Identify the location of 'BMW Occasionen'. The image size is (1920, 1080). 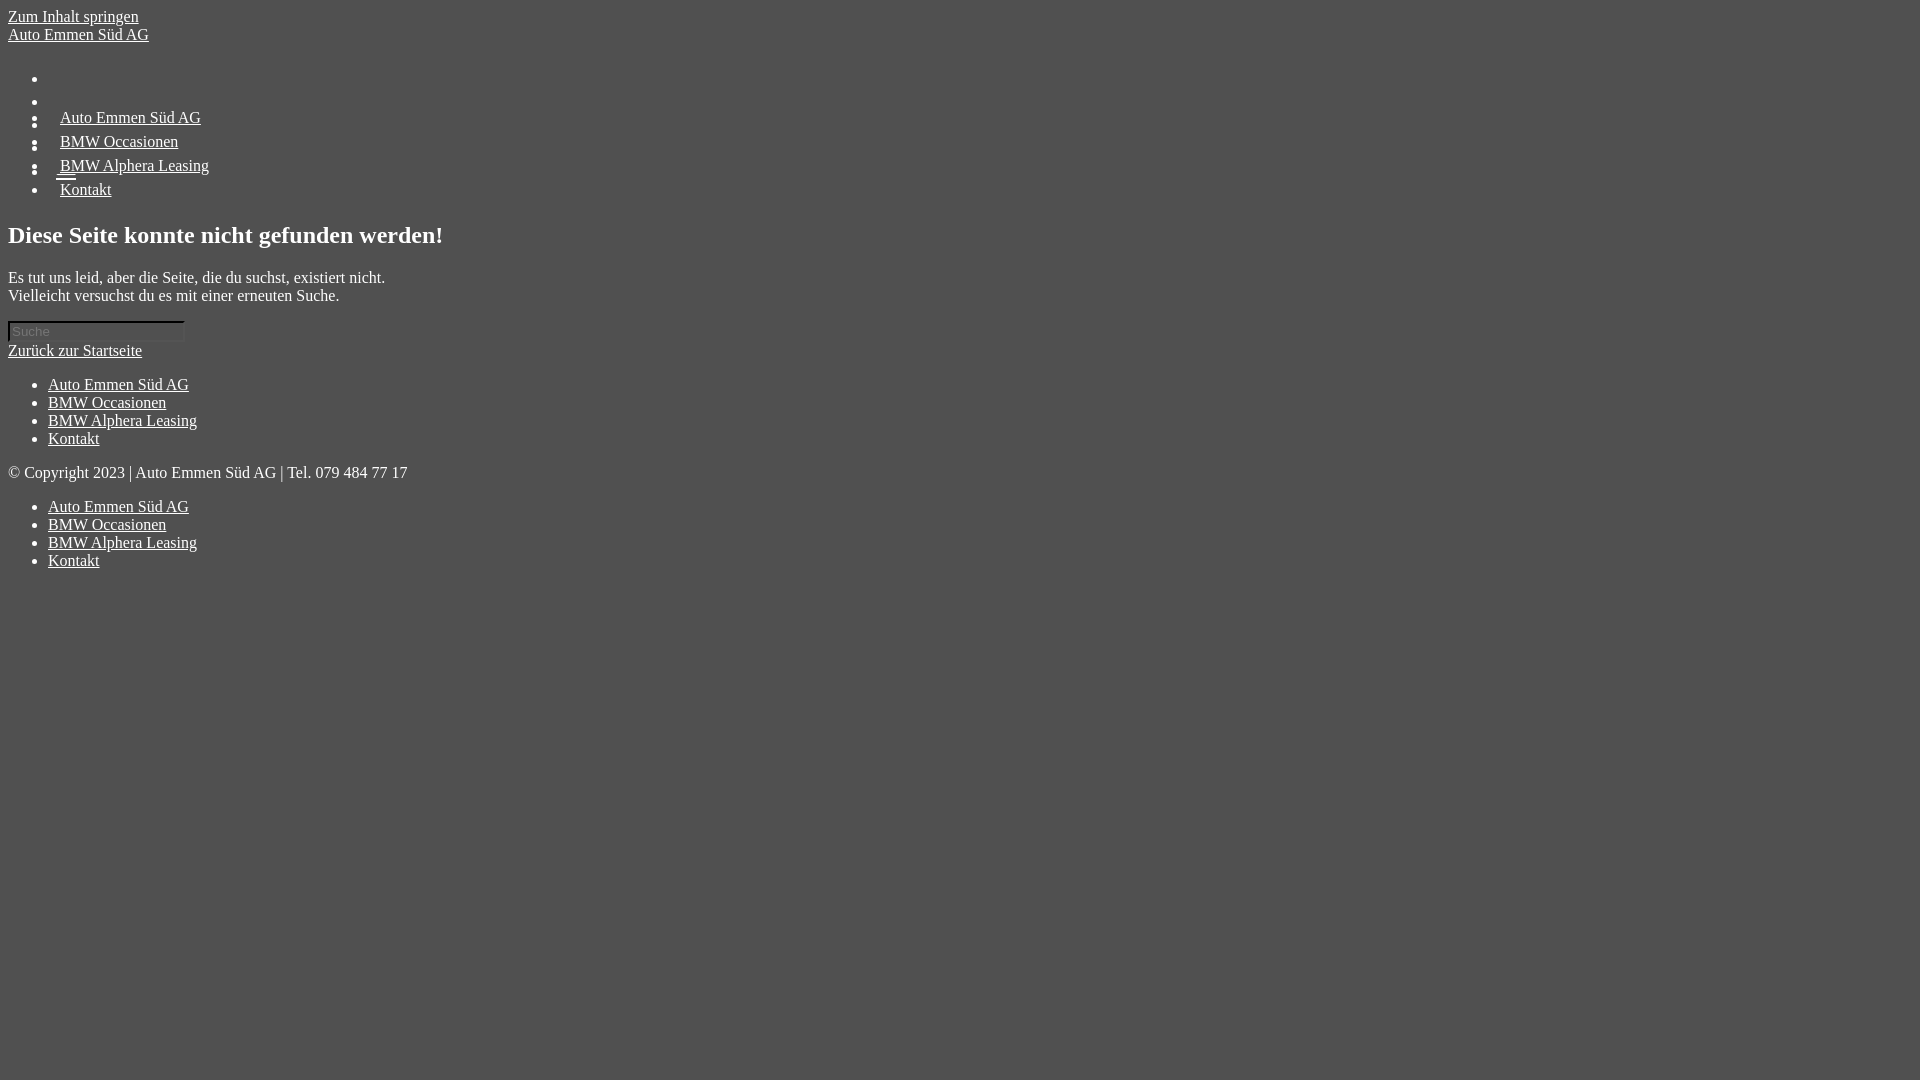
(105, 523).